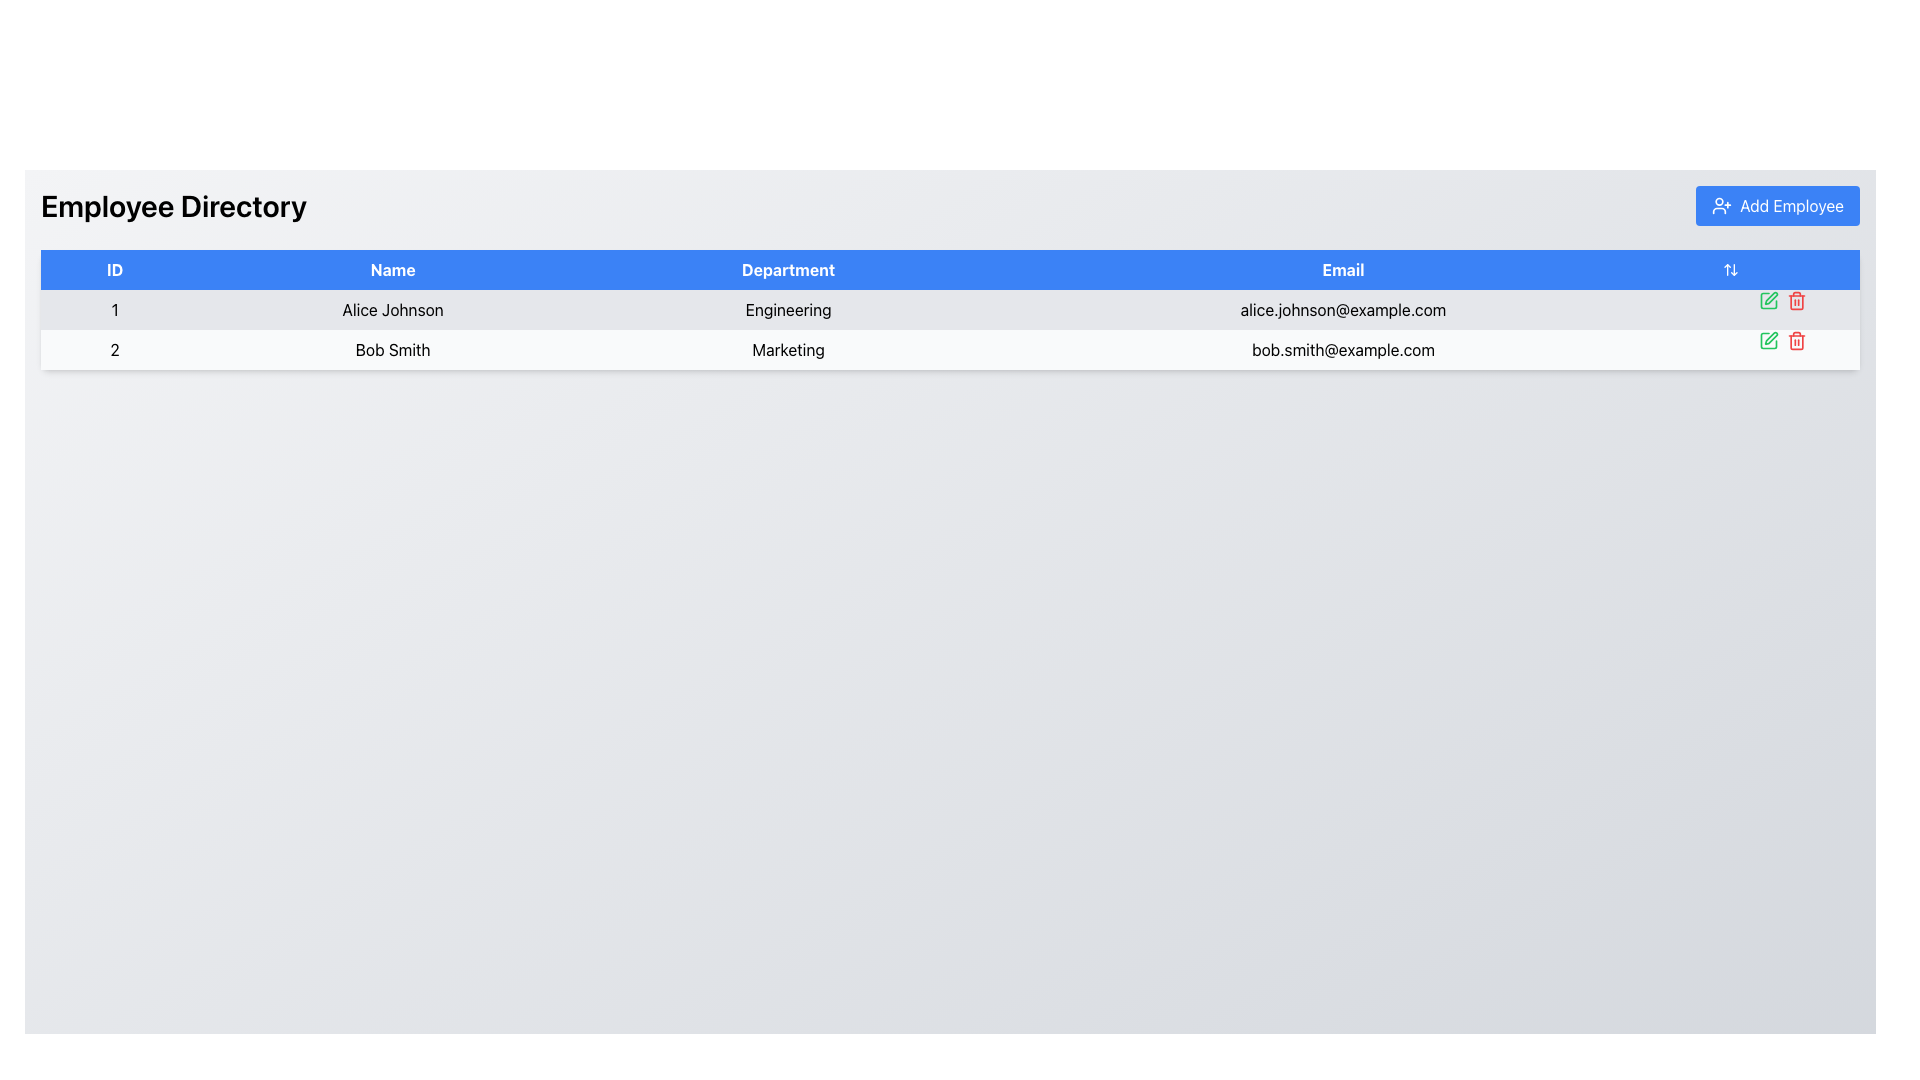  What do you see at coordinates (393, 309) in the screenshot?
I see `the static text element displaying the name 'Alice Johnson' located in the second column of the first row of the employee directory table` at bounding box center [393, 309].